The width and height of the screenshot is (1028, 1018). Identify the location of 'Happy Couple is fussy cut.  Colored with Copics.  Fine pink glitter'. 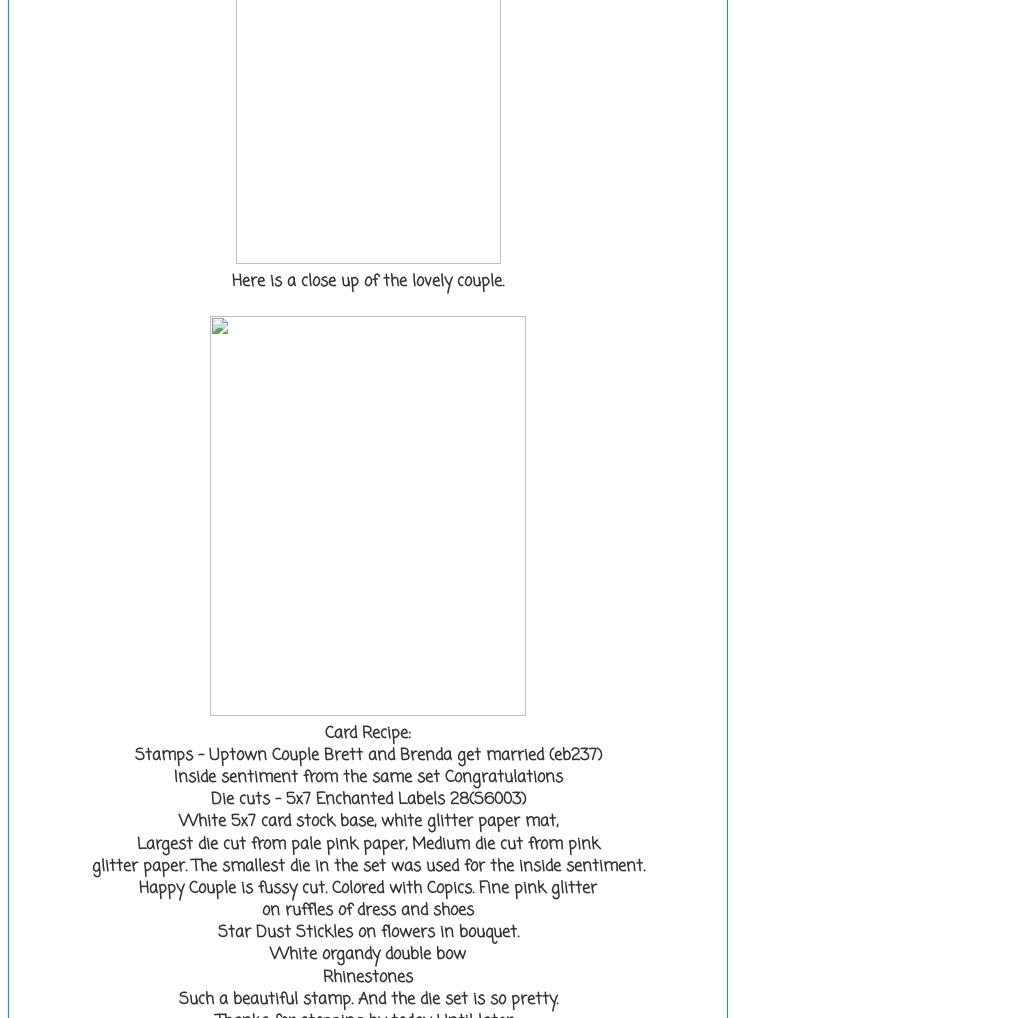
(367, 888).